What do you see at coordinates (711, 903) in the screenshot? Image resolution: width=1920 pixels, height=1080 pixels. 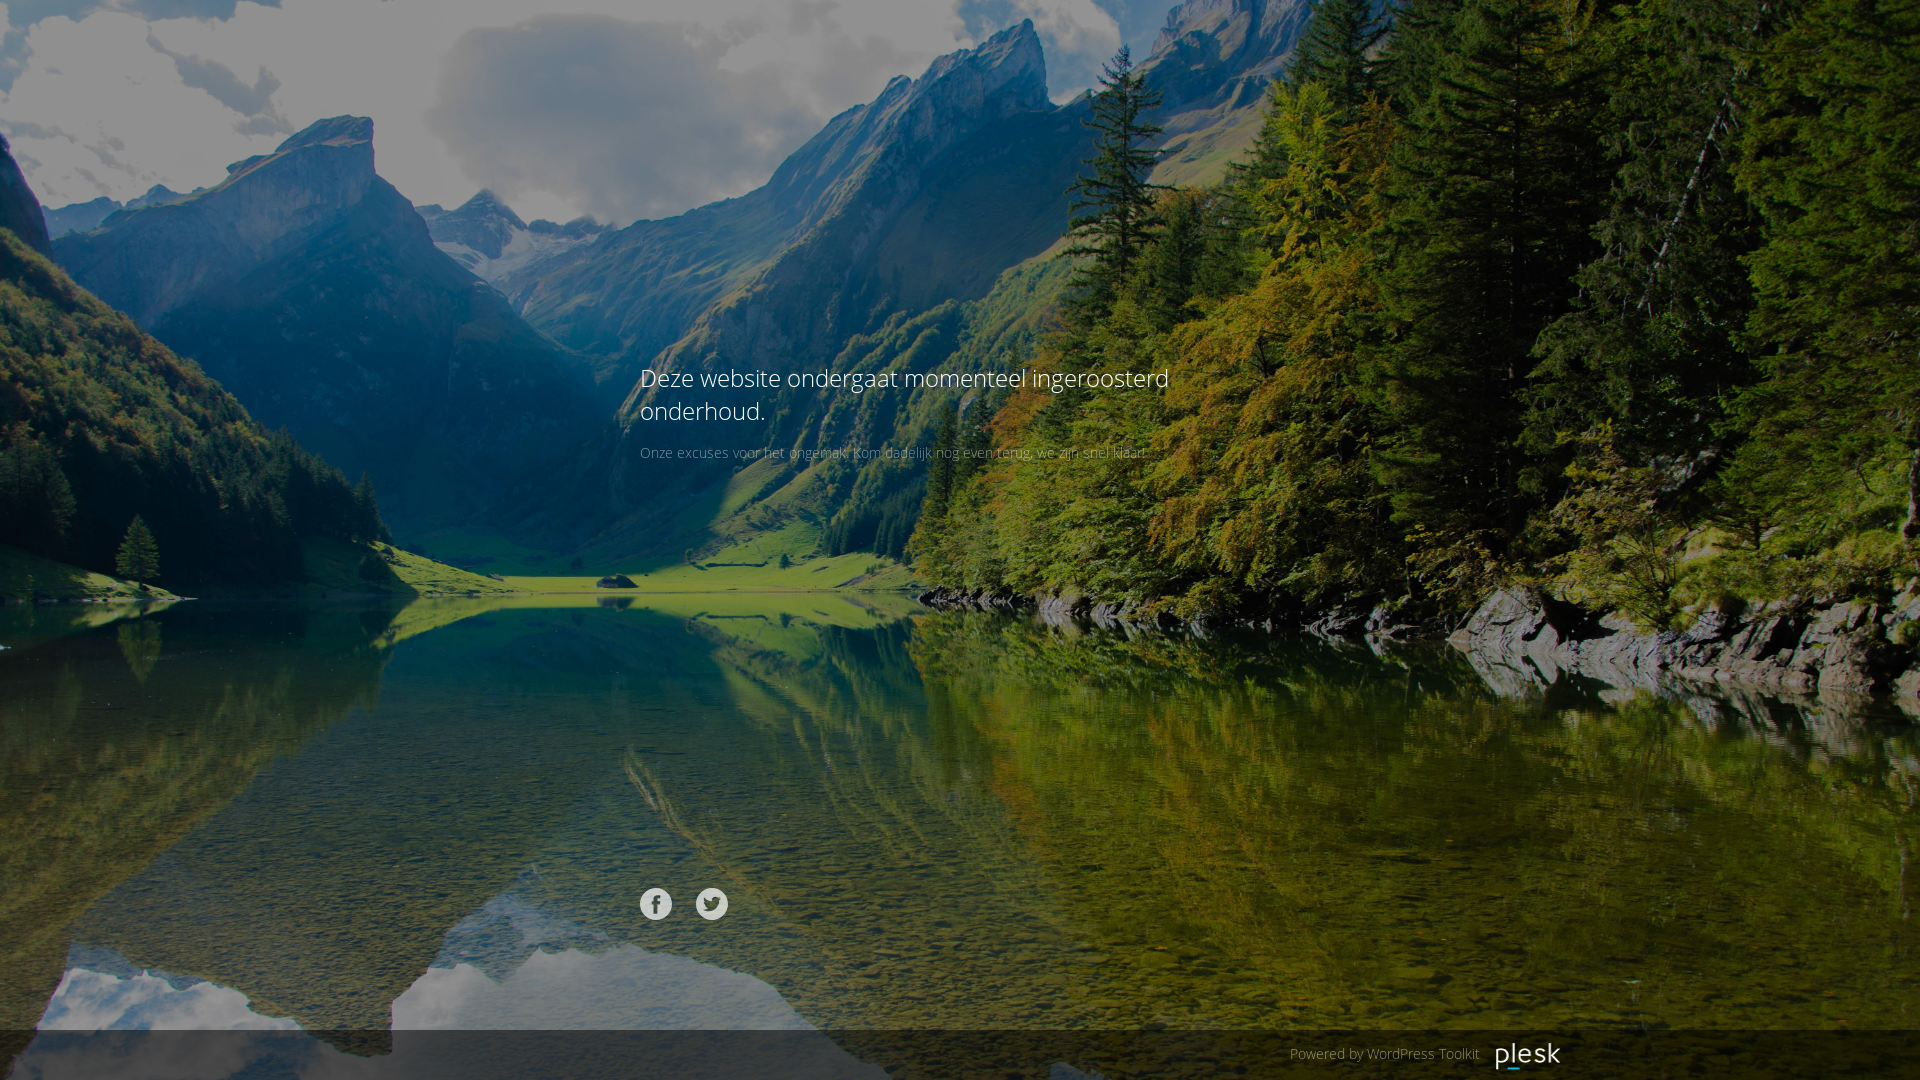 I see `'Twitter'` at bounding box center [711, 903].